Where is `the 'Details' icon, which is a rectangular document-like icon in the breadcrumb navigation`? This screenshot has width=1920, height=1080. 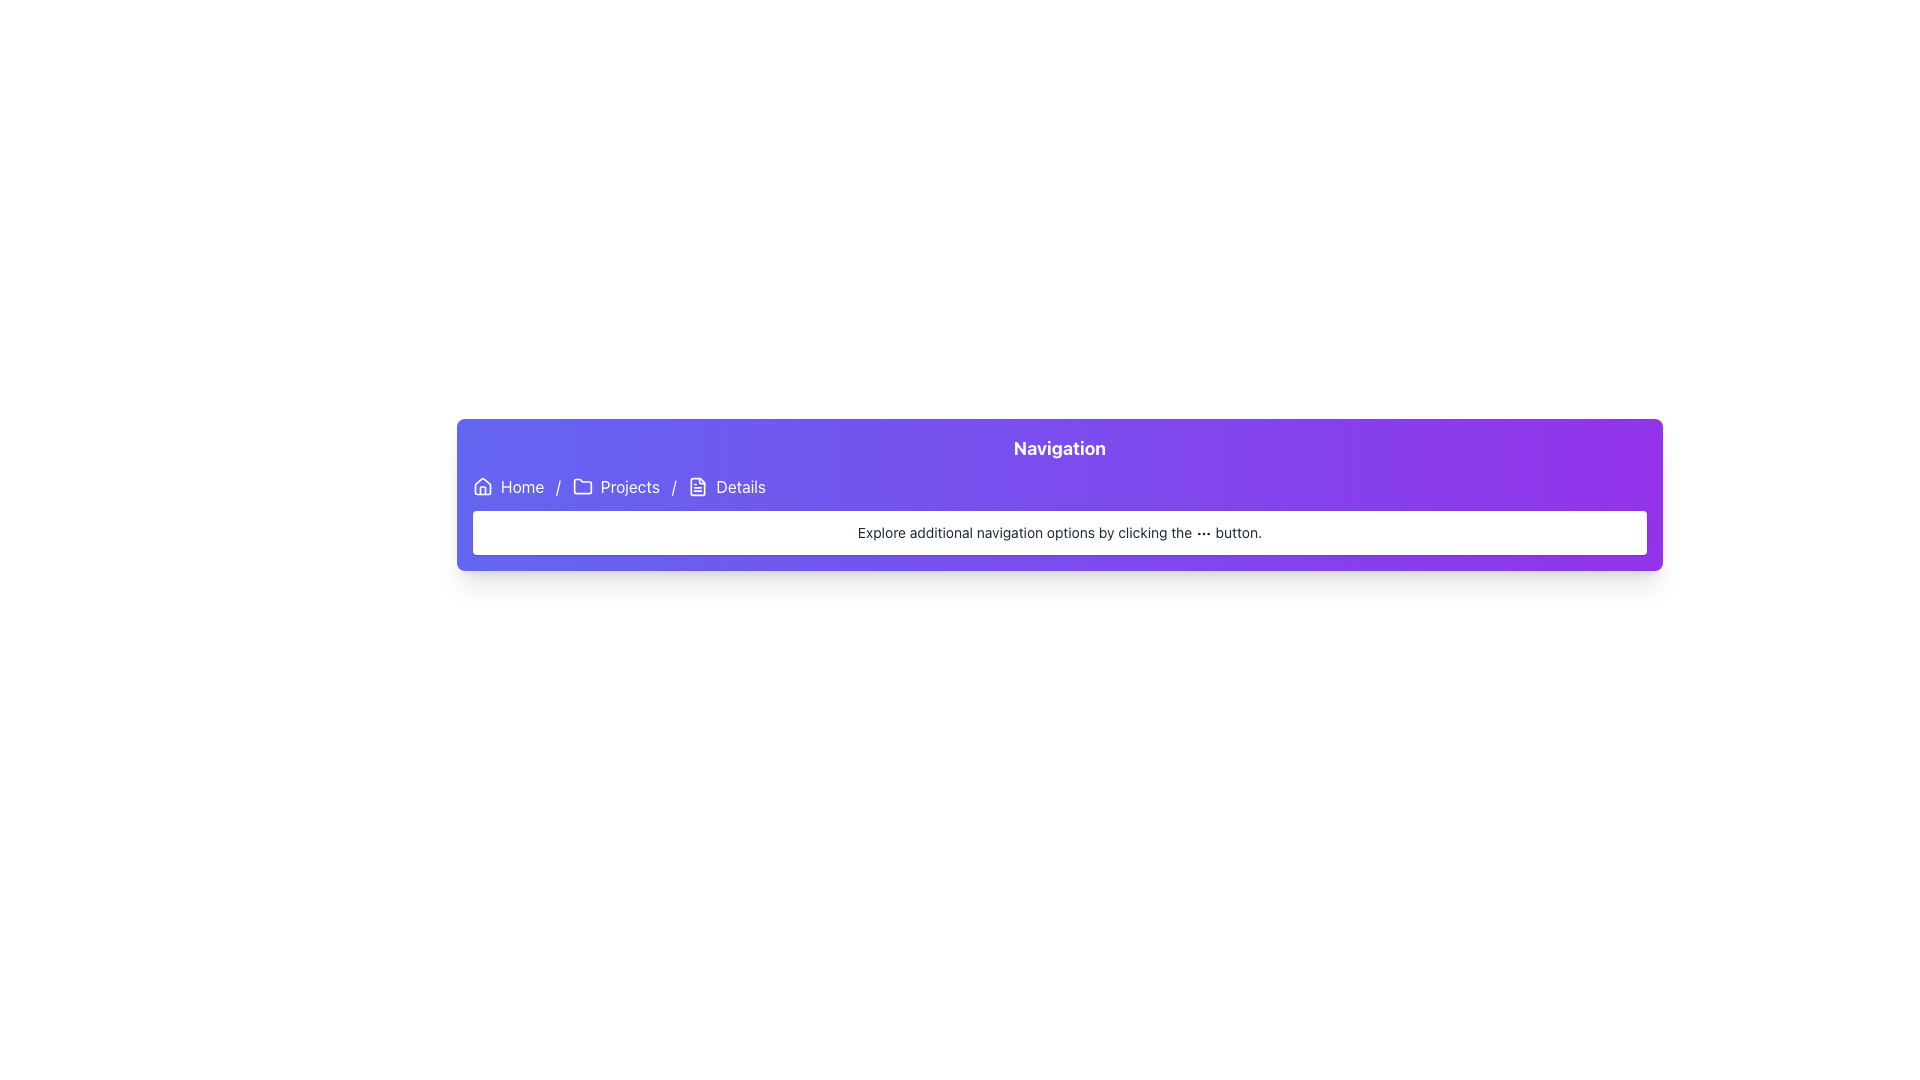
the 'Details' icon, which is a rectangular document-like icon in the breadcrumb navigation is located at coordinates (698, 486).